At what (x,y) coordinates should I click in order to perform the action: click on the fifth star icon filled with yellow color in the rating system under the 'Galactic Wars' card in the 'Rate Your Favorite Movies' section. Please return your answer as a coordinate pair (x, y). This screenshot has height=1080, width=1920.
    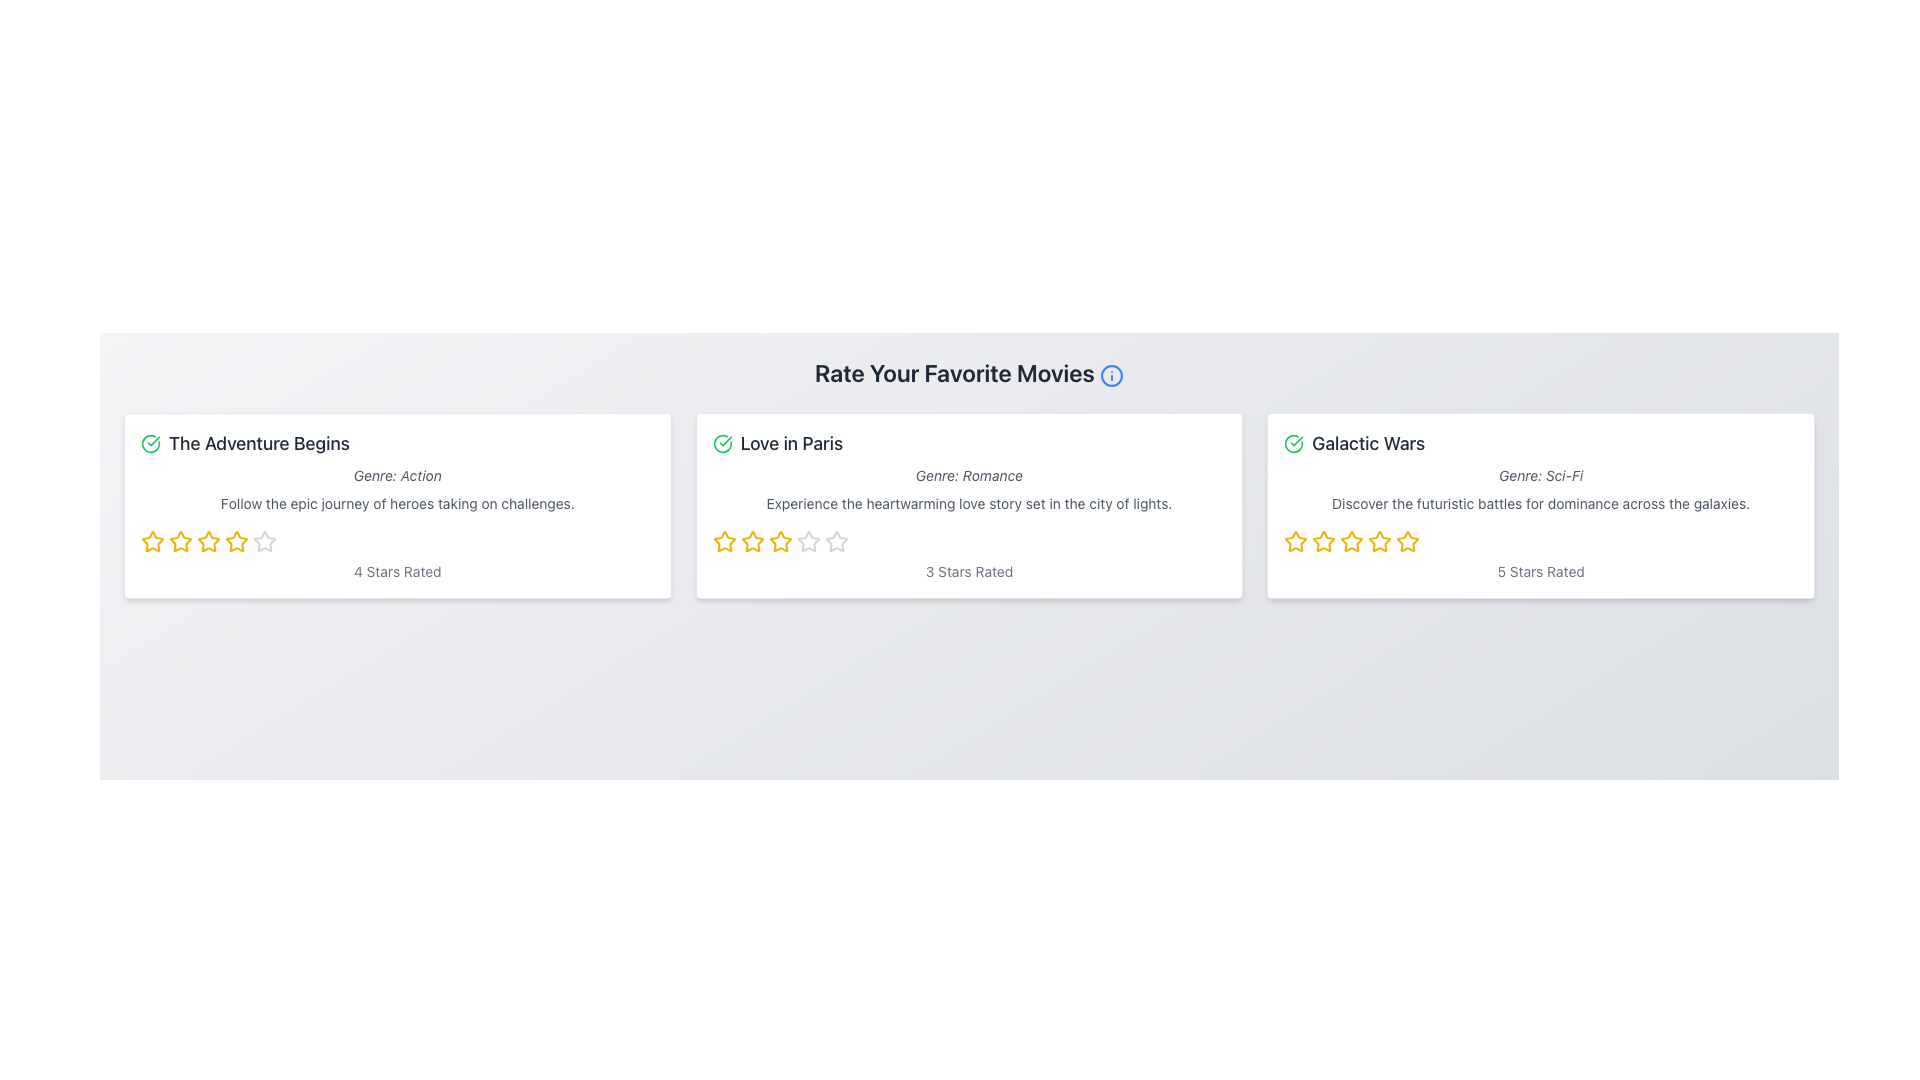
    Looking at the image, I should click on (1407, 541).